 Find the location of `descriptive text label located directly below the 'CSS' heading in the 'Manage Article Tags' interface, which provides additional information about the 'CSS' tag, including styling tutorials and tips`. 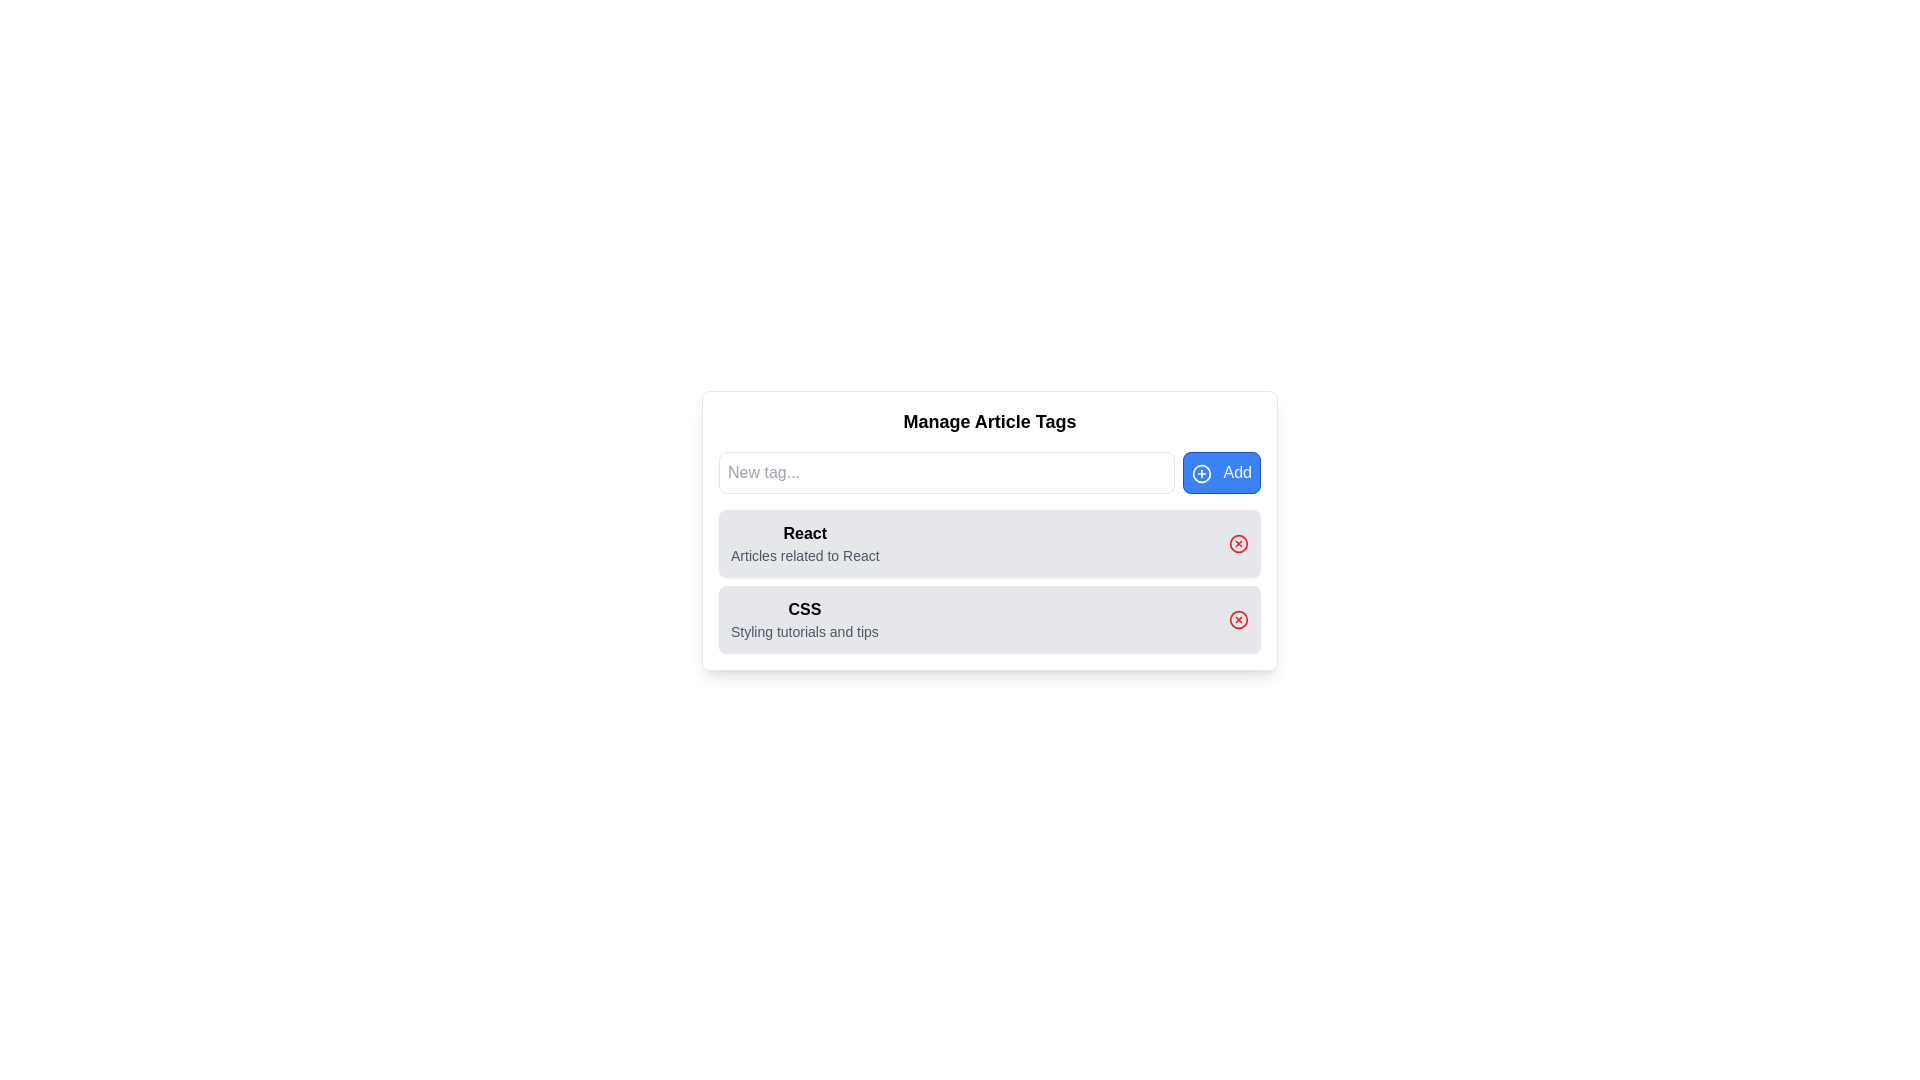

descriptive text label located directly below the 'CSS' heading in the 'Manage Article Tags' interface, which provides additional information about the 'CSS' tag, including styling tutorials and tips is located at coordinates (804, 632).